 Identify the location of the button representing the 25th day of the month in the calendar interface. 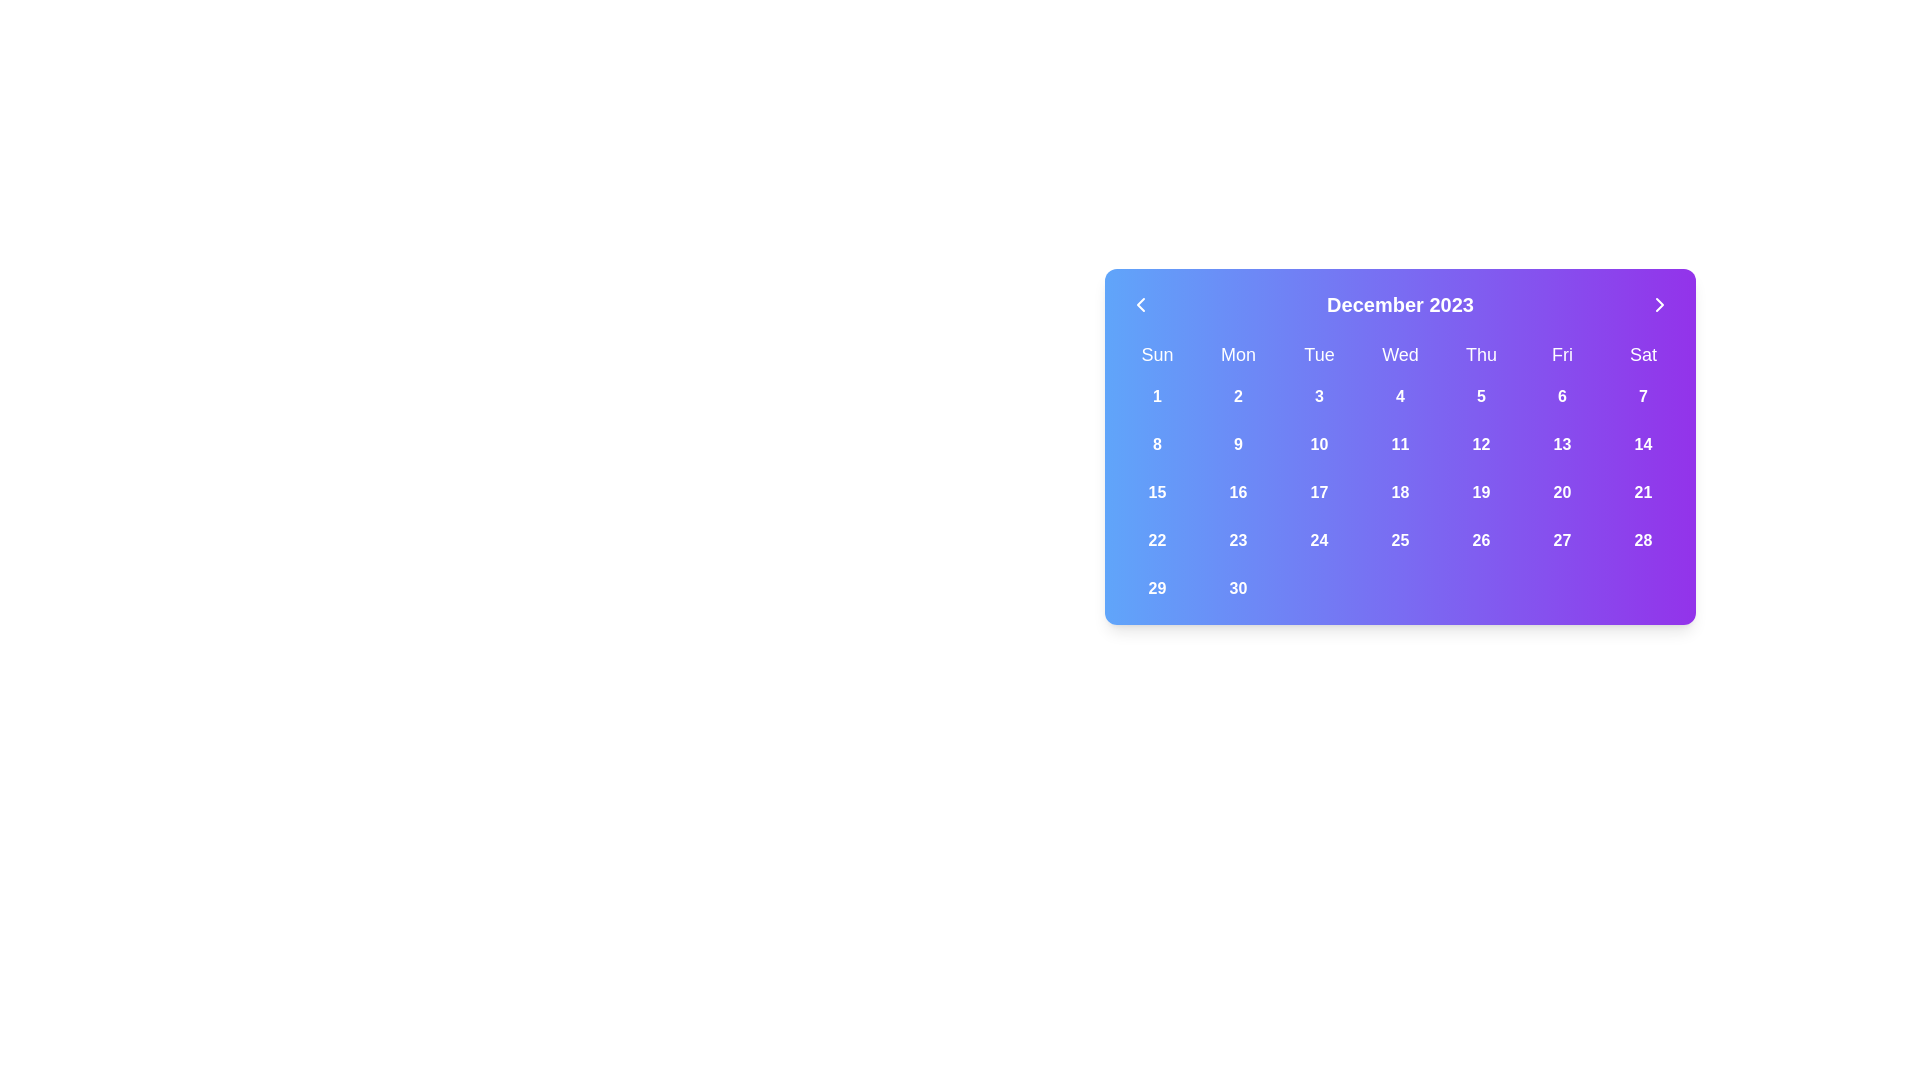
(1399, 540).